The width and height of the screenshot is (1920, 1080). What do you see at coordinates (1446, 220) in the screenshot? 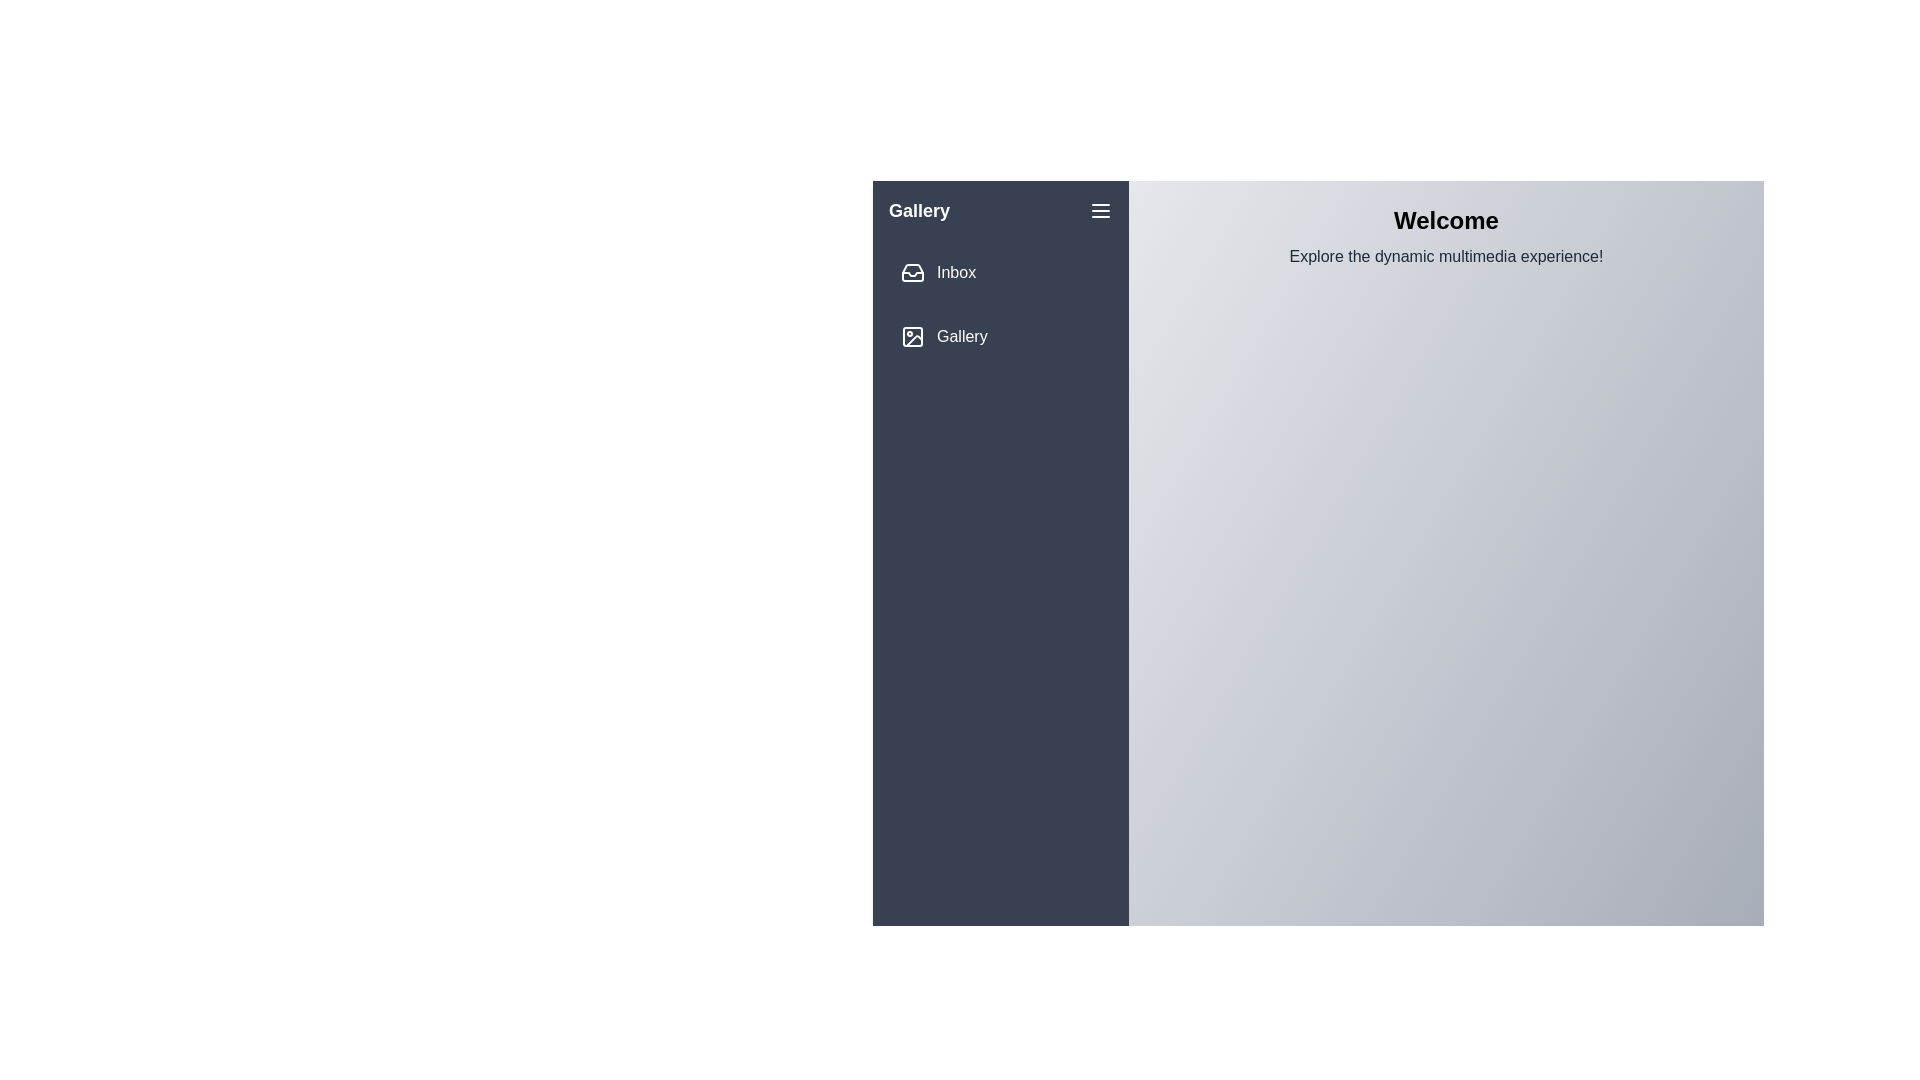
I see `the header or title text located at the top-center of the page` at bounding box center [1446, 220].